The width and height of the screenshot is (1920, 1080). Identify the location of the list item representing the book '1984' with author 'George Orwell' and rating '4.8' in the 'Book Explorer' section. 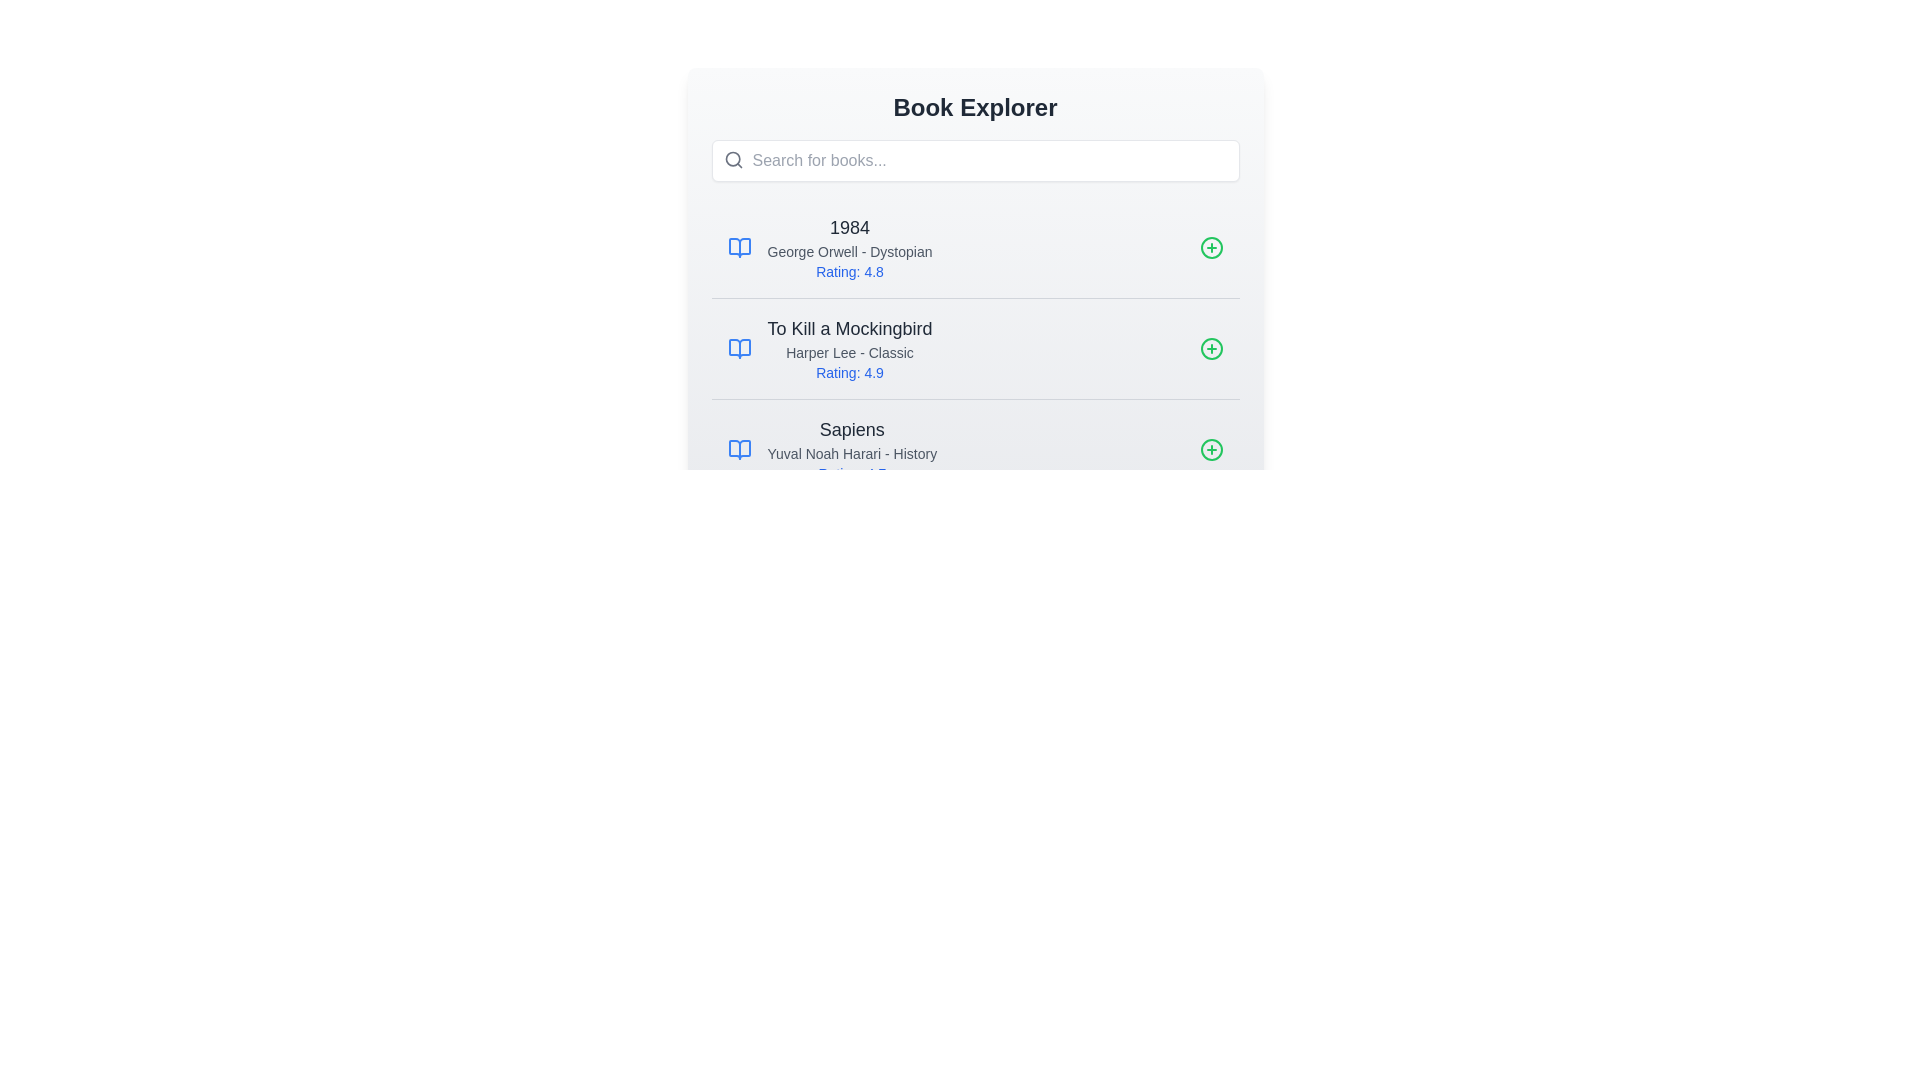
(849, 246).